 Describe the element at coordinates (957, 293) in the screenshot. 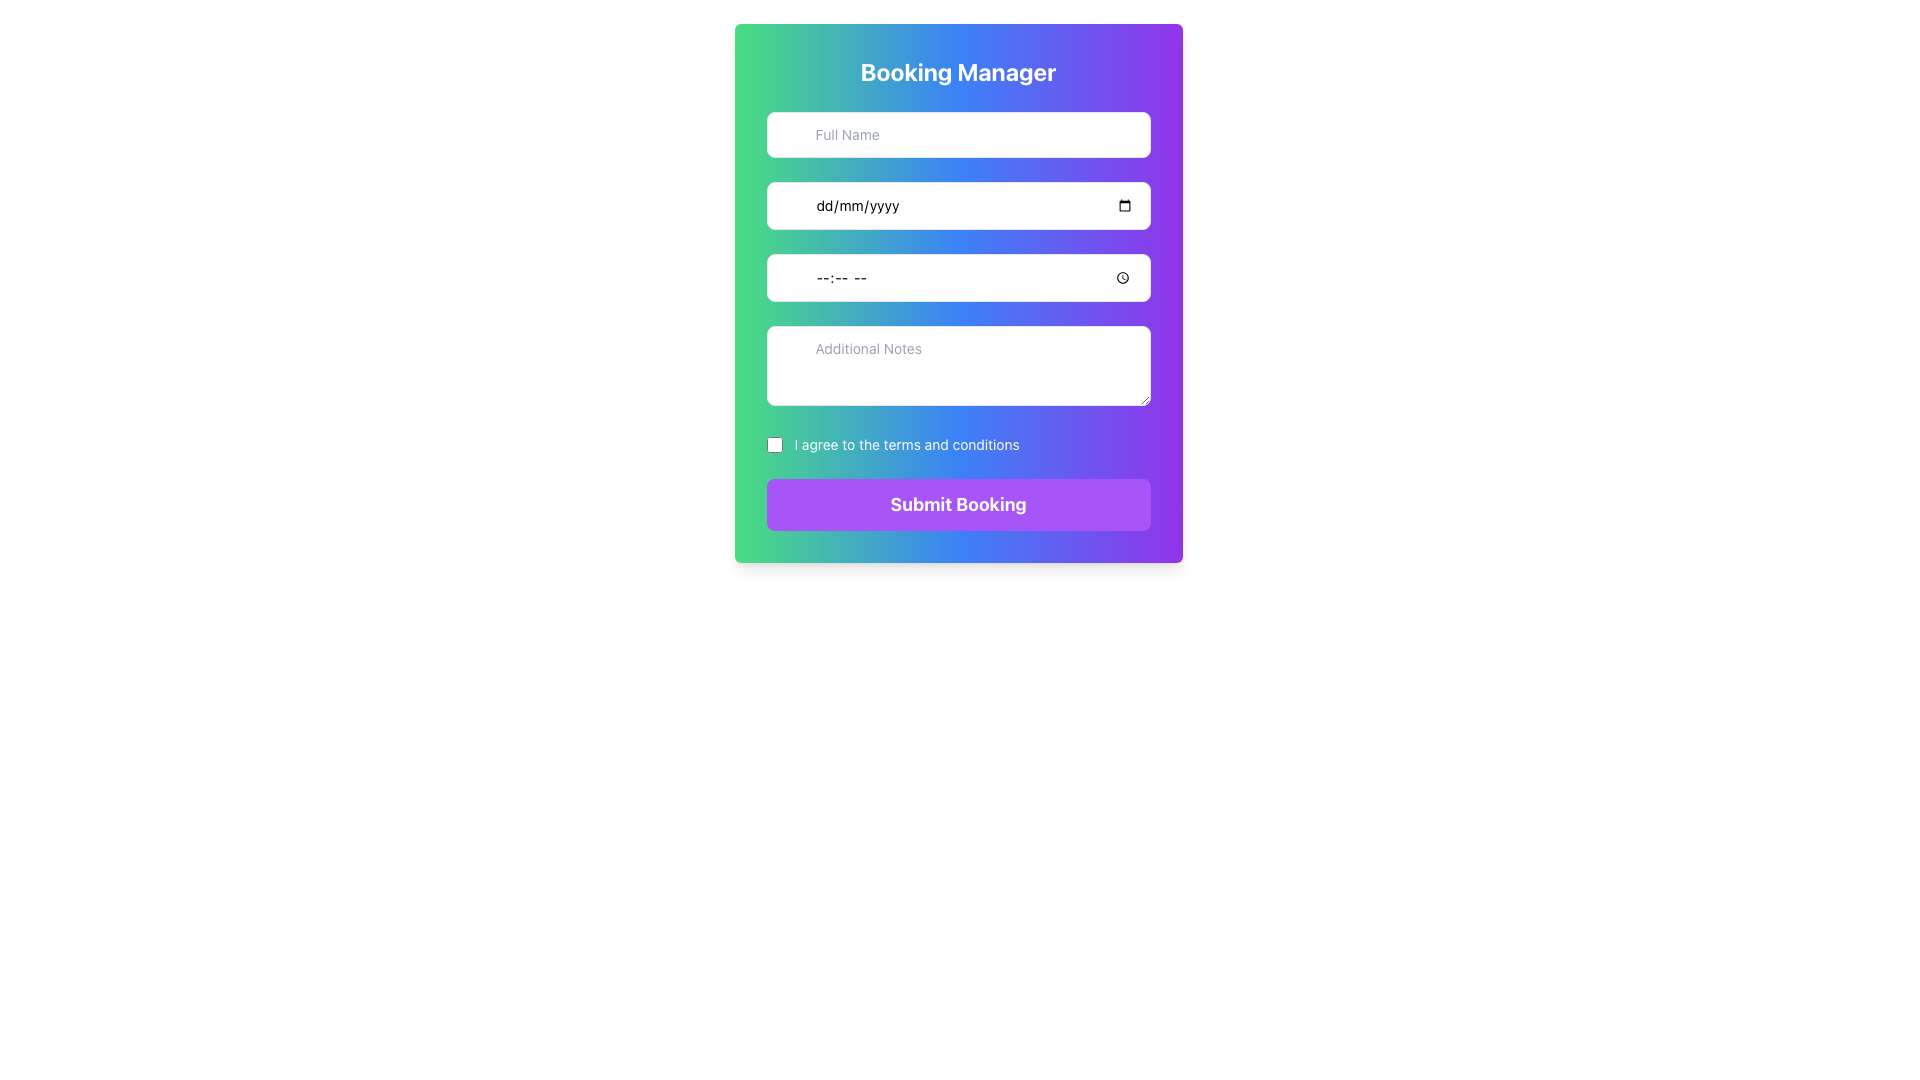

I see `the text input field for time entry, which is visually indicated by a clock icon and is positioned below the date field and above the notes area` at that location.